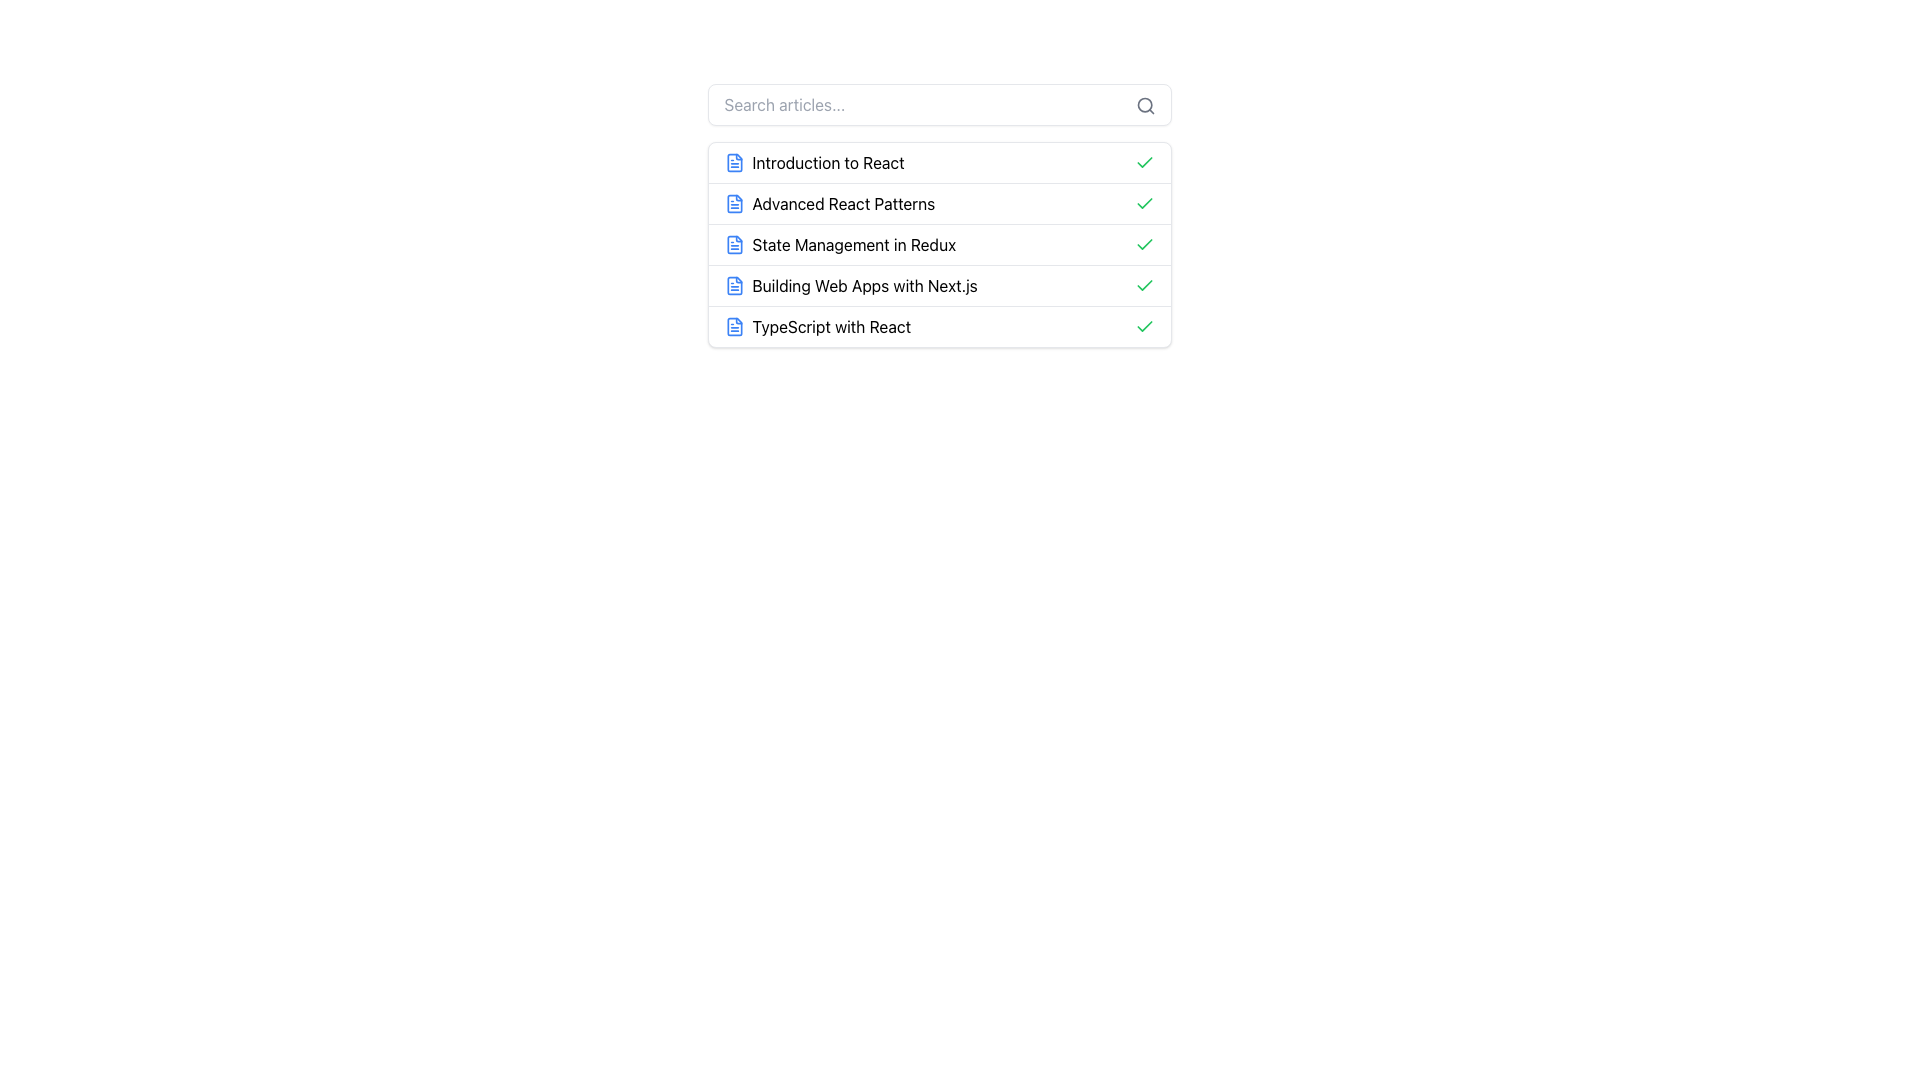 The width and height of the screenshot is (1920, 1080). Describe the element at coordinates (817, 326) in the screenshot. I see `the list item representing 'TypeScript with React'` at that location.